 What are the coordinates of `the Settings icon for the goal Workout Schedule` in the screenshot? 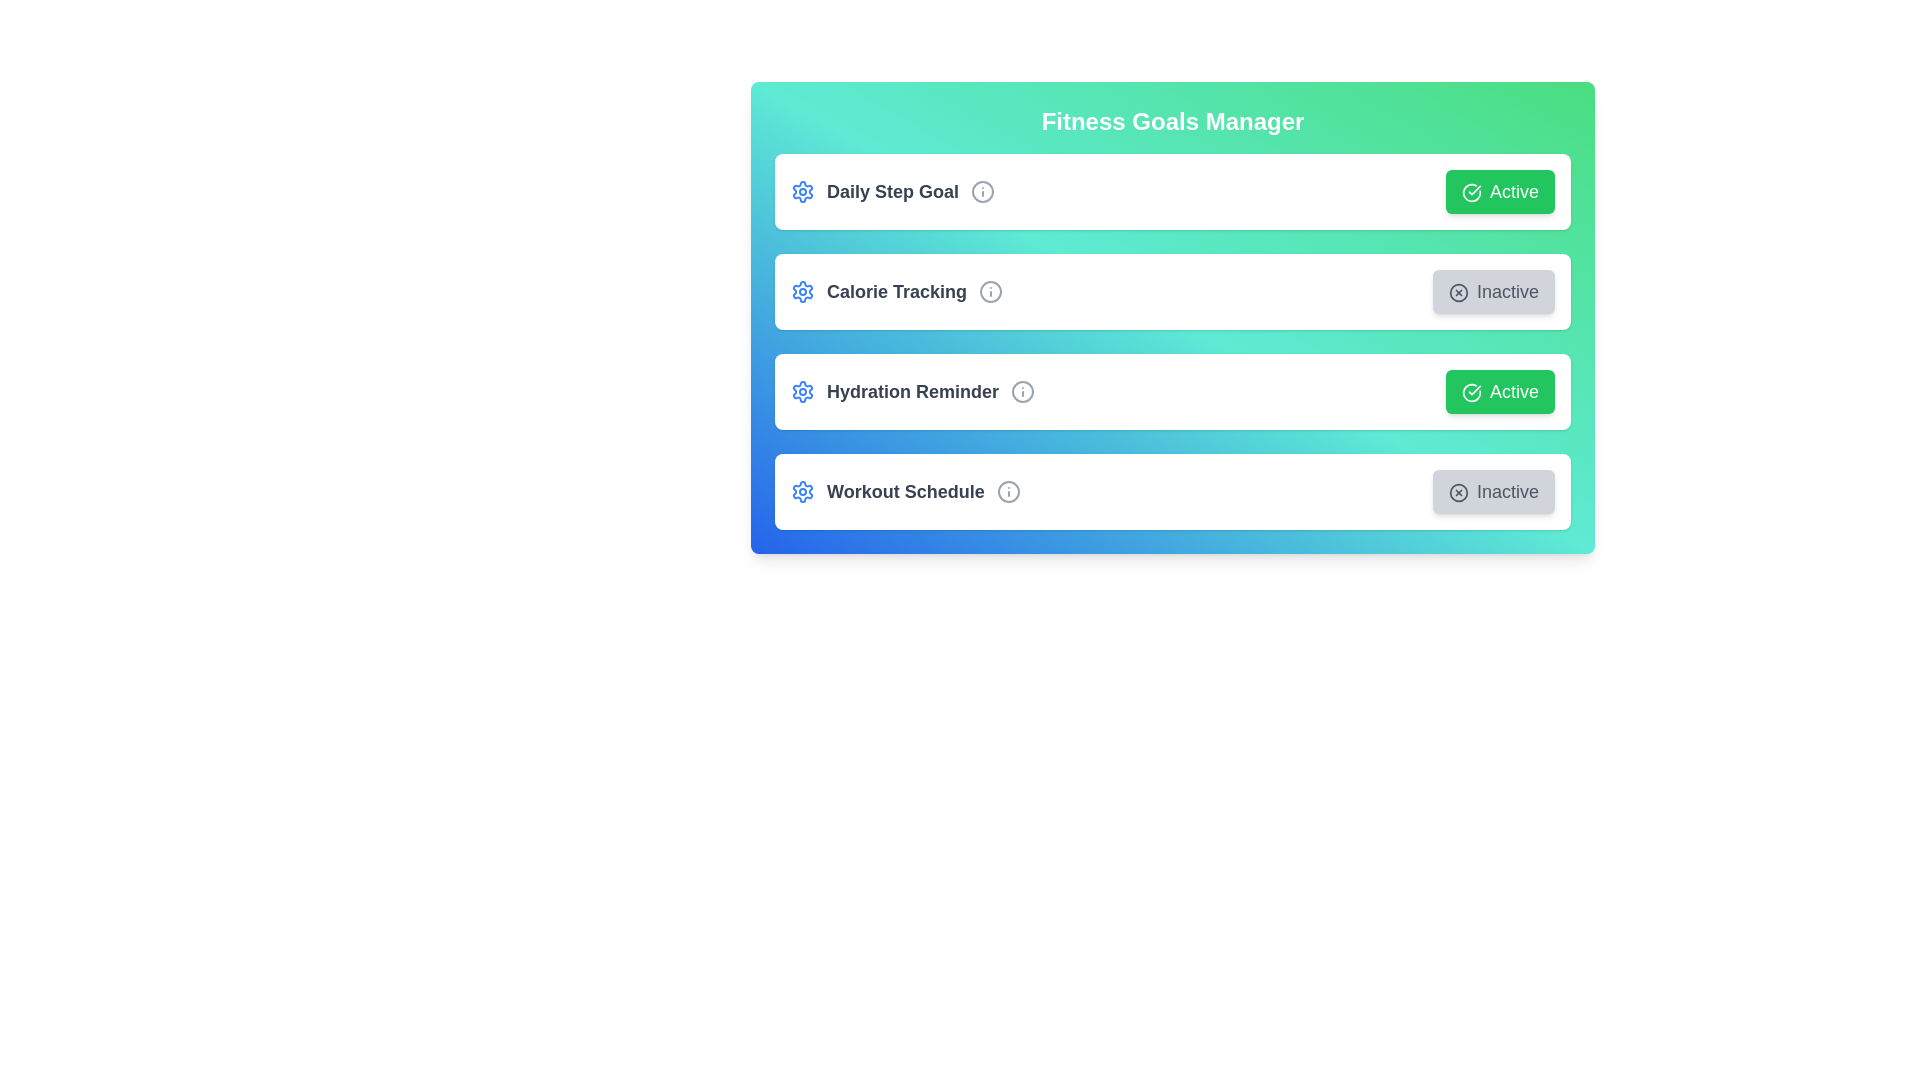 It's located at (802, 492).